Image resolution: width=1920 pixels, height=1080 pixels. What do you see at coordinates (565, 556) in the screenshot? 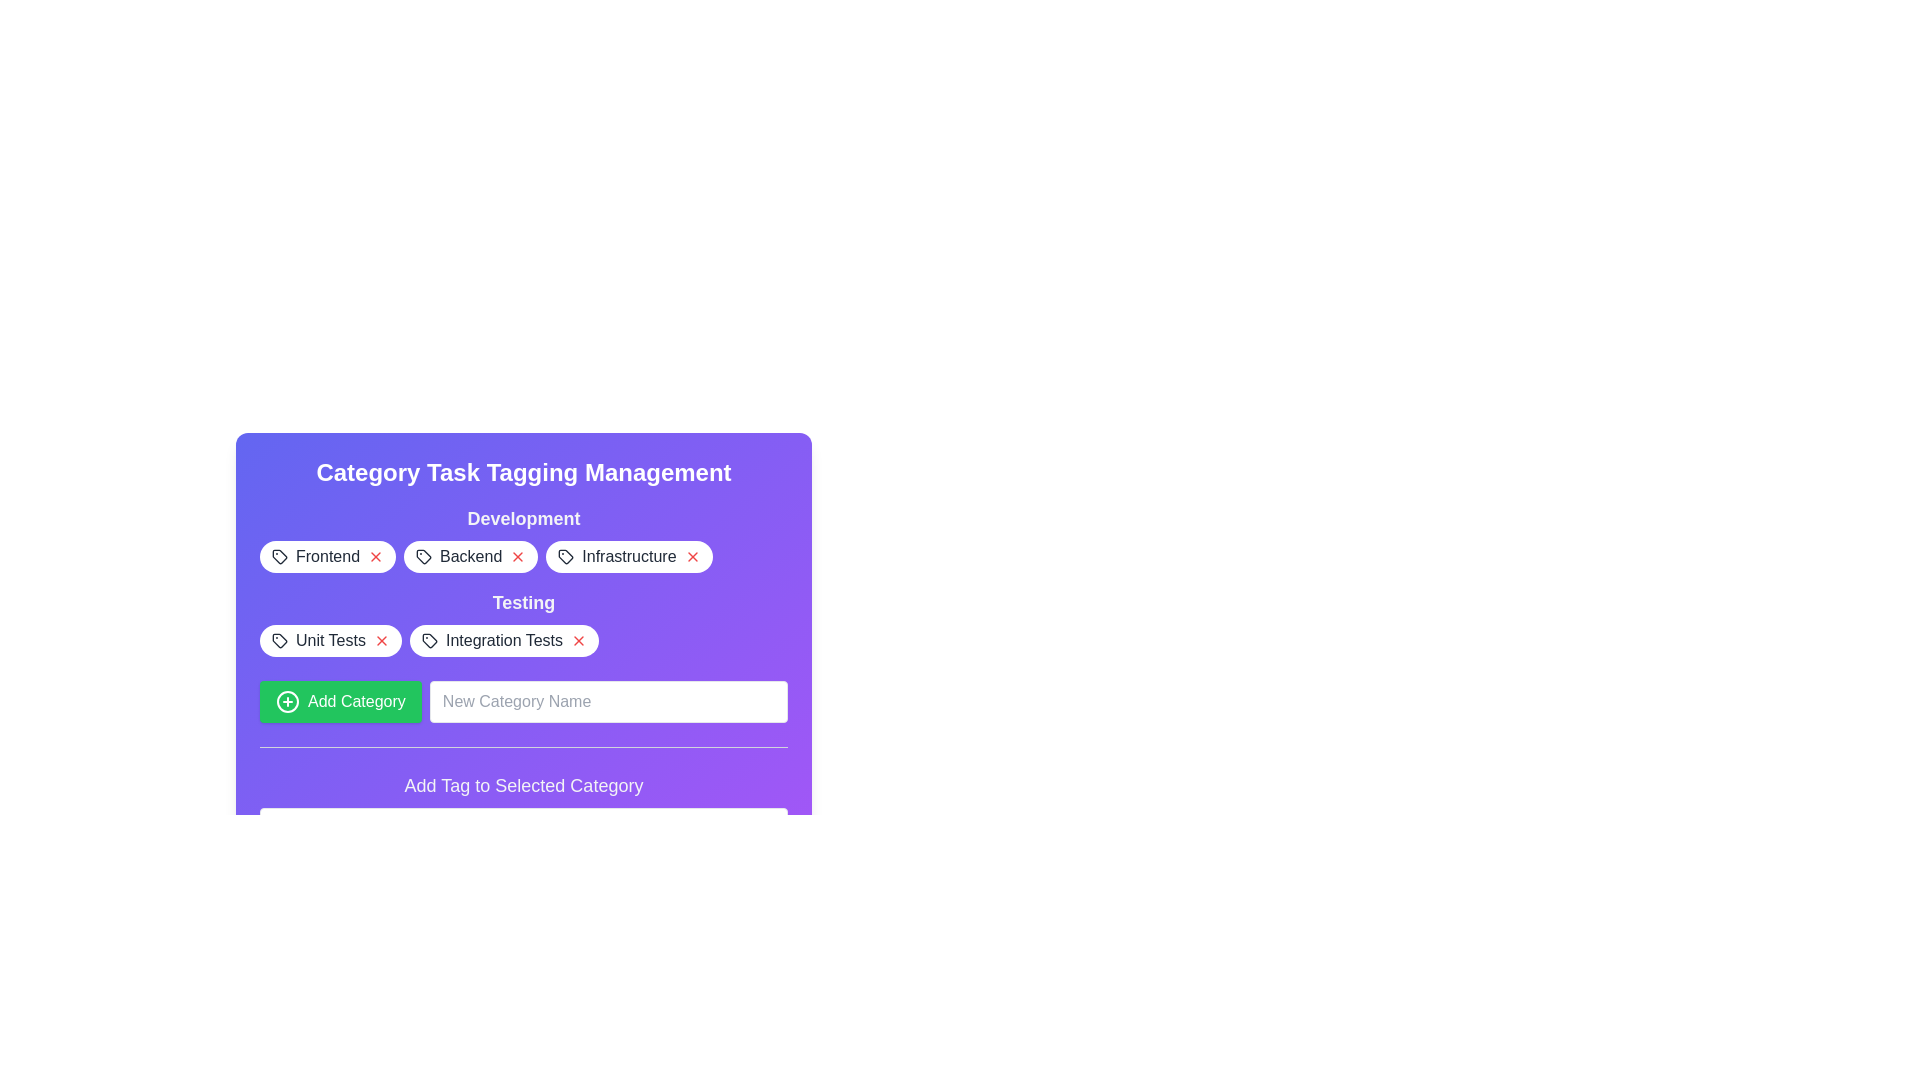
I see `the tag-shaped icon located in the 'Development' section beside the text 'Infrastructure'. This icon is identifiable by its polygonal shape with rounded corners and a small circle, indicating its labeling functionality` at bounding box center [565, 556].